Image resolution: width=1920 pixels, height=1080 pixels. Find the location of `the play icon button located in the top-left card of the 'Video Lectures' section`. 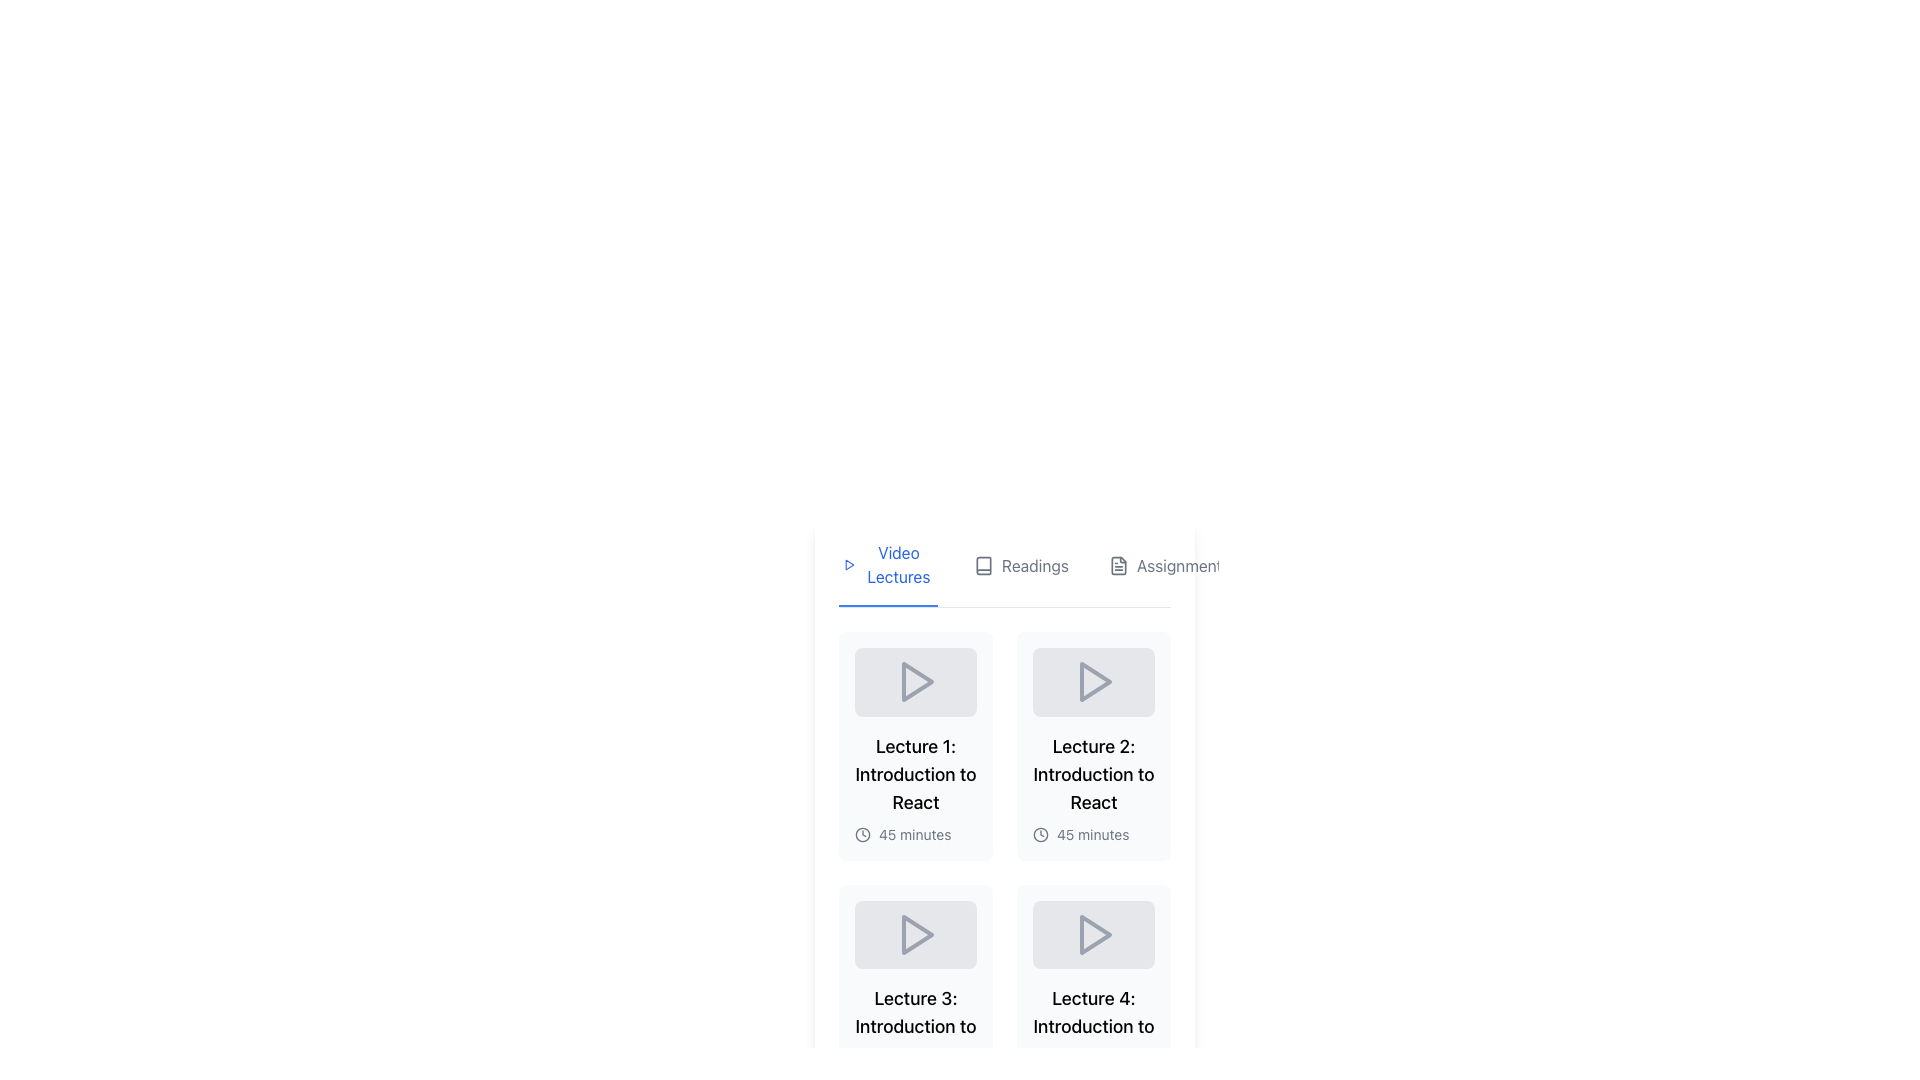

the play icon button located in the top-left card of the 'Video Lectures' section is located at coordinates (915, 681).